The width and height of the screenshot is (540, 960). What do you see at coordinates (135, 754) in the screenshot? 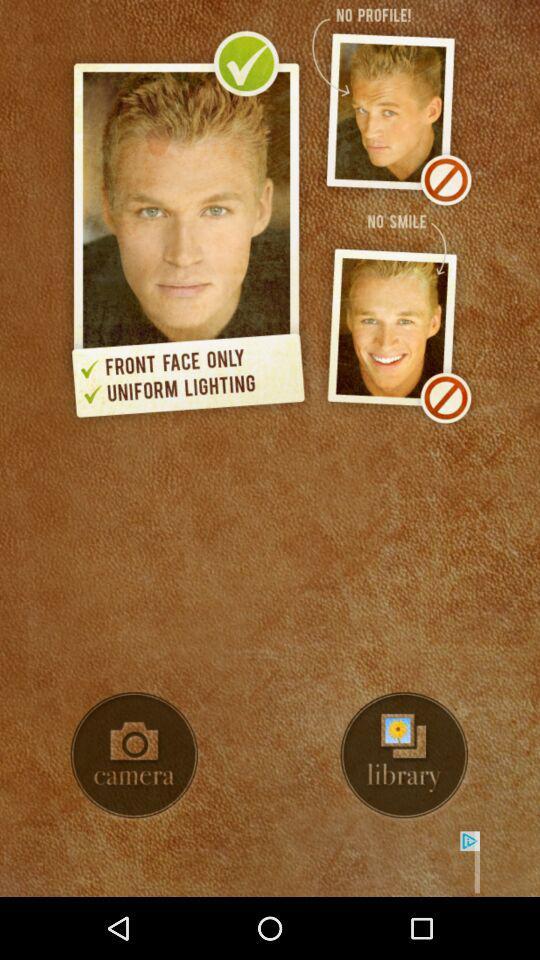
I see `take photo` at bounding box center [135, 754].